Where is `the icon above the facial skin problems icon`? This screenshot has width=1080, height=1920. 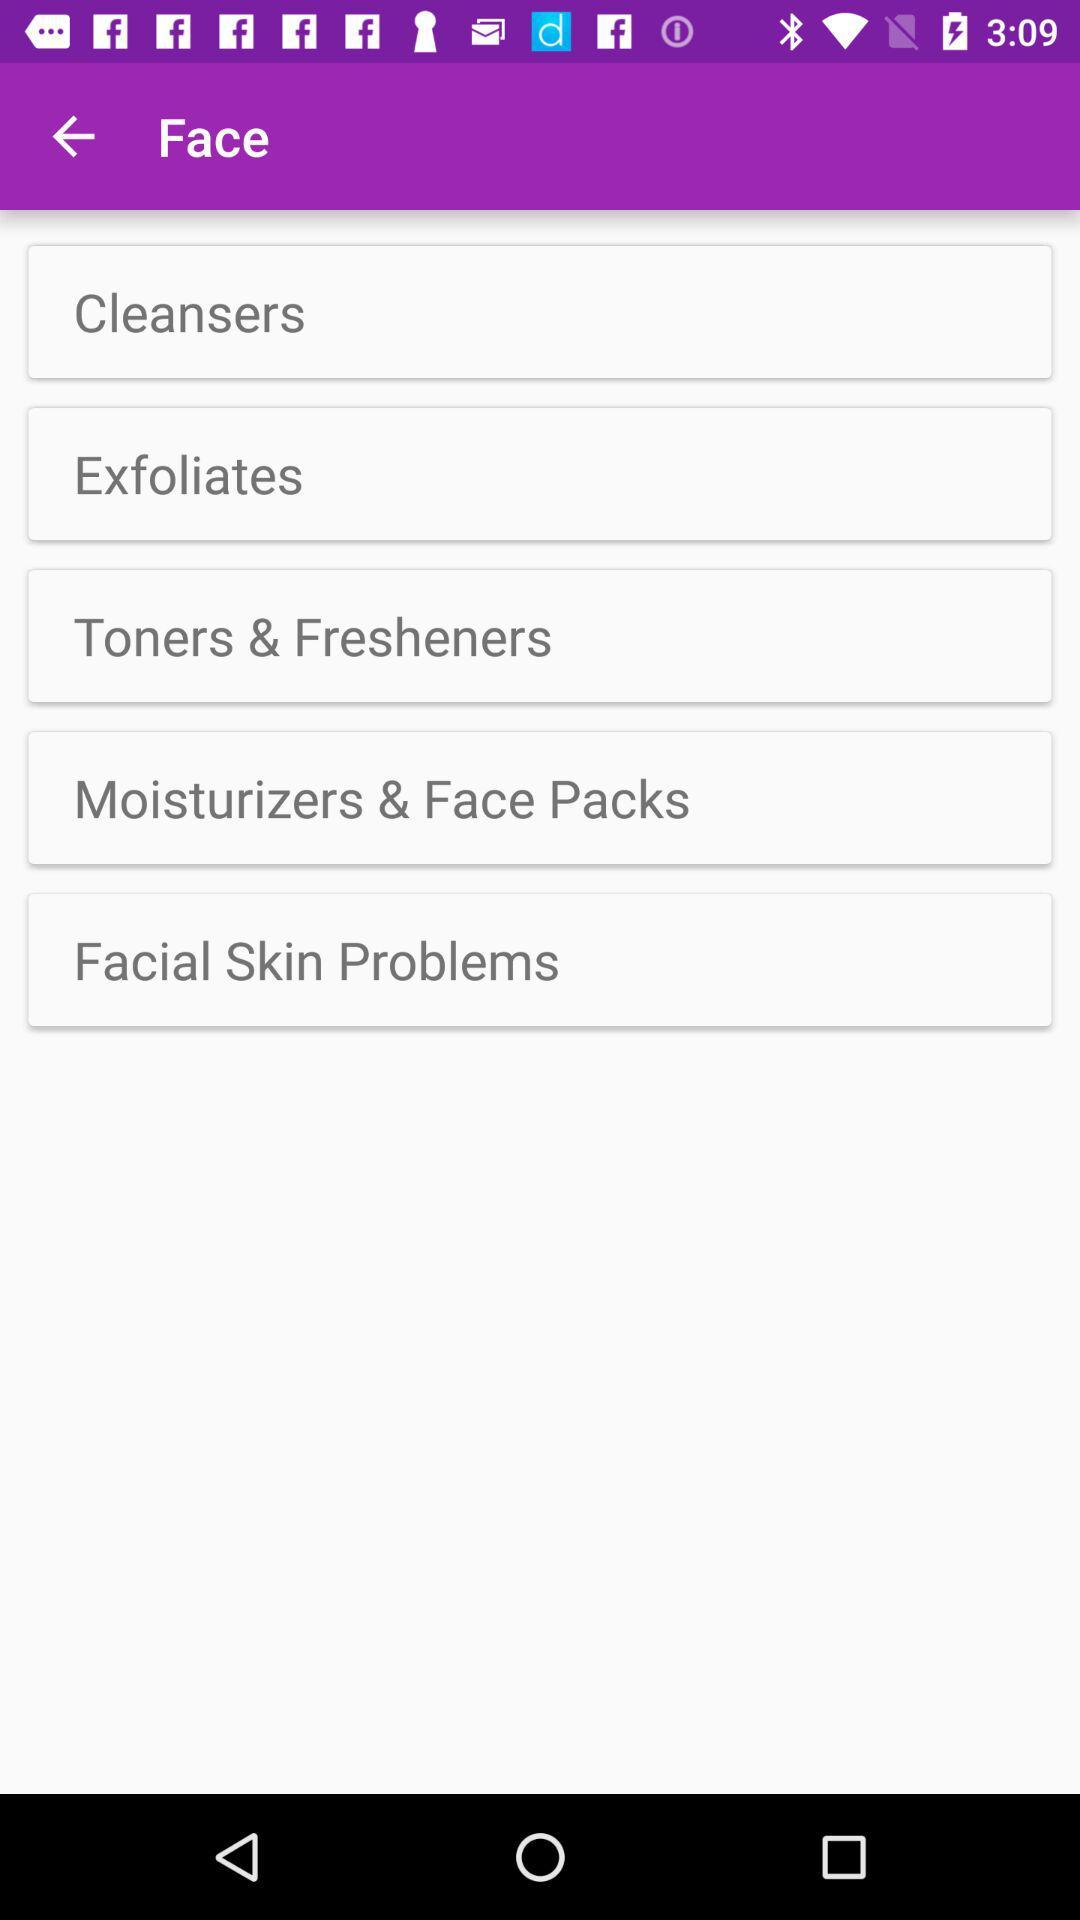 the icon above the facial skin problems icon is located at coordinates (540, 796).